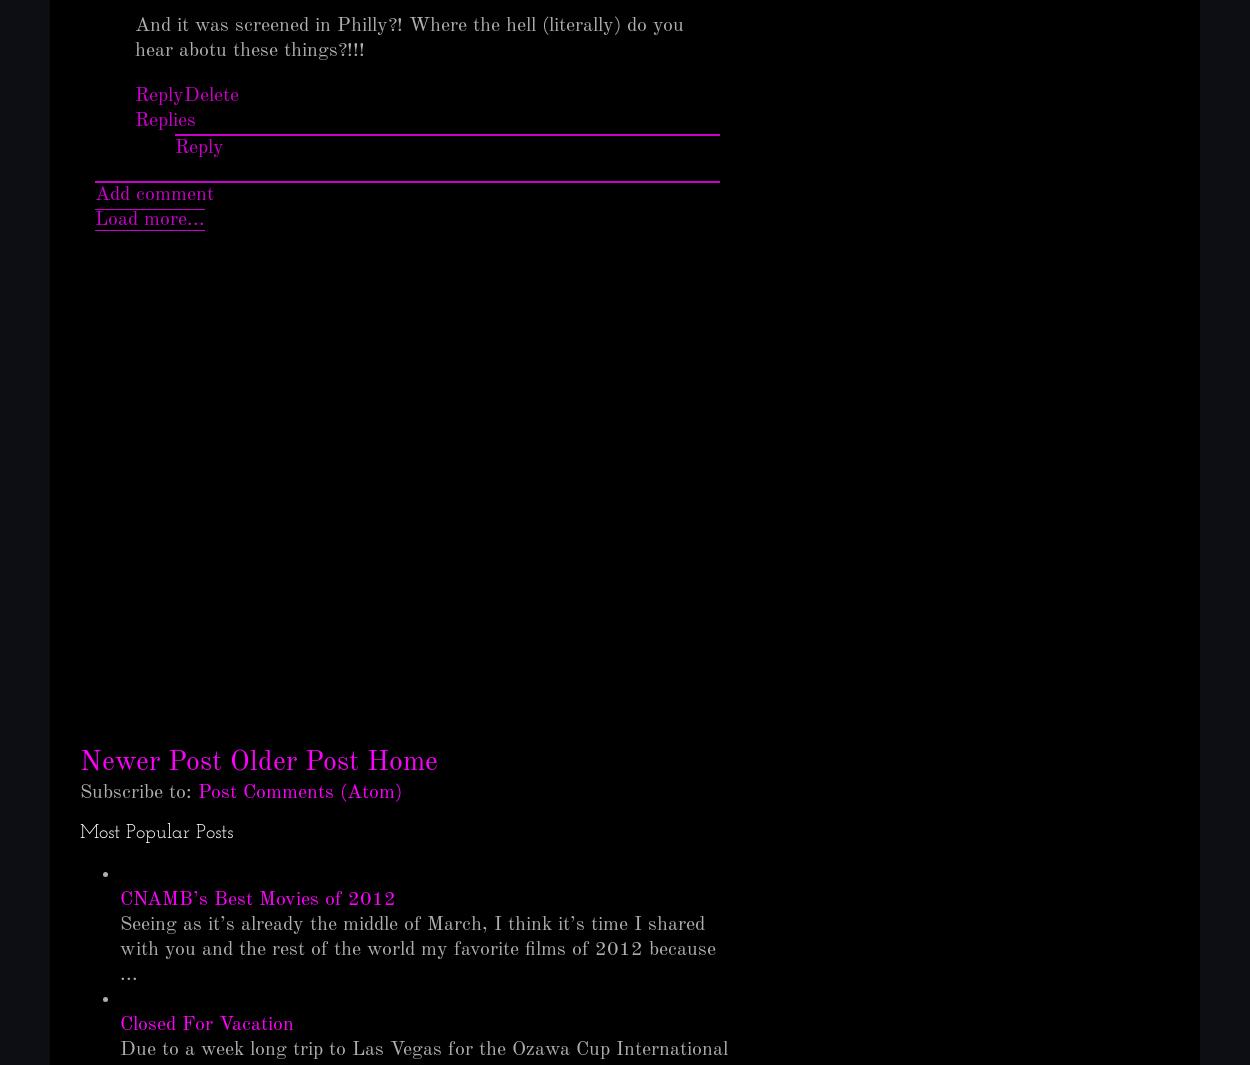 The width and height of the screenshot is (1250, 1065). Describe the element at coordinates (79, 831) in the screenshot. I see `'Most Popular Posts'` at that location.